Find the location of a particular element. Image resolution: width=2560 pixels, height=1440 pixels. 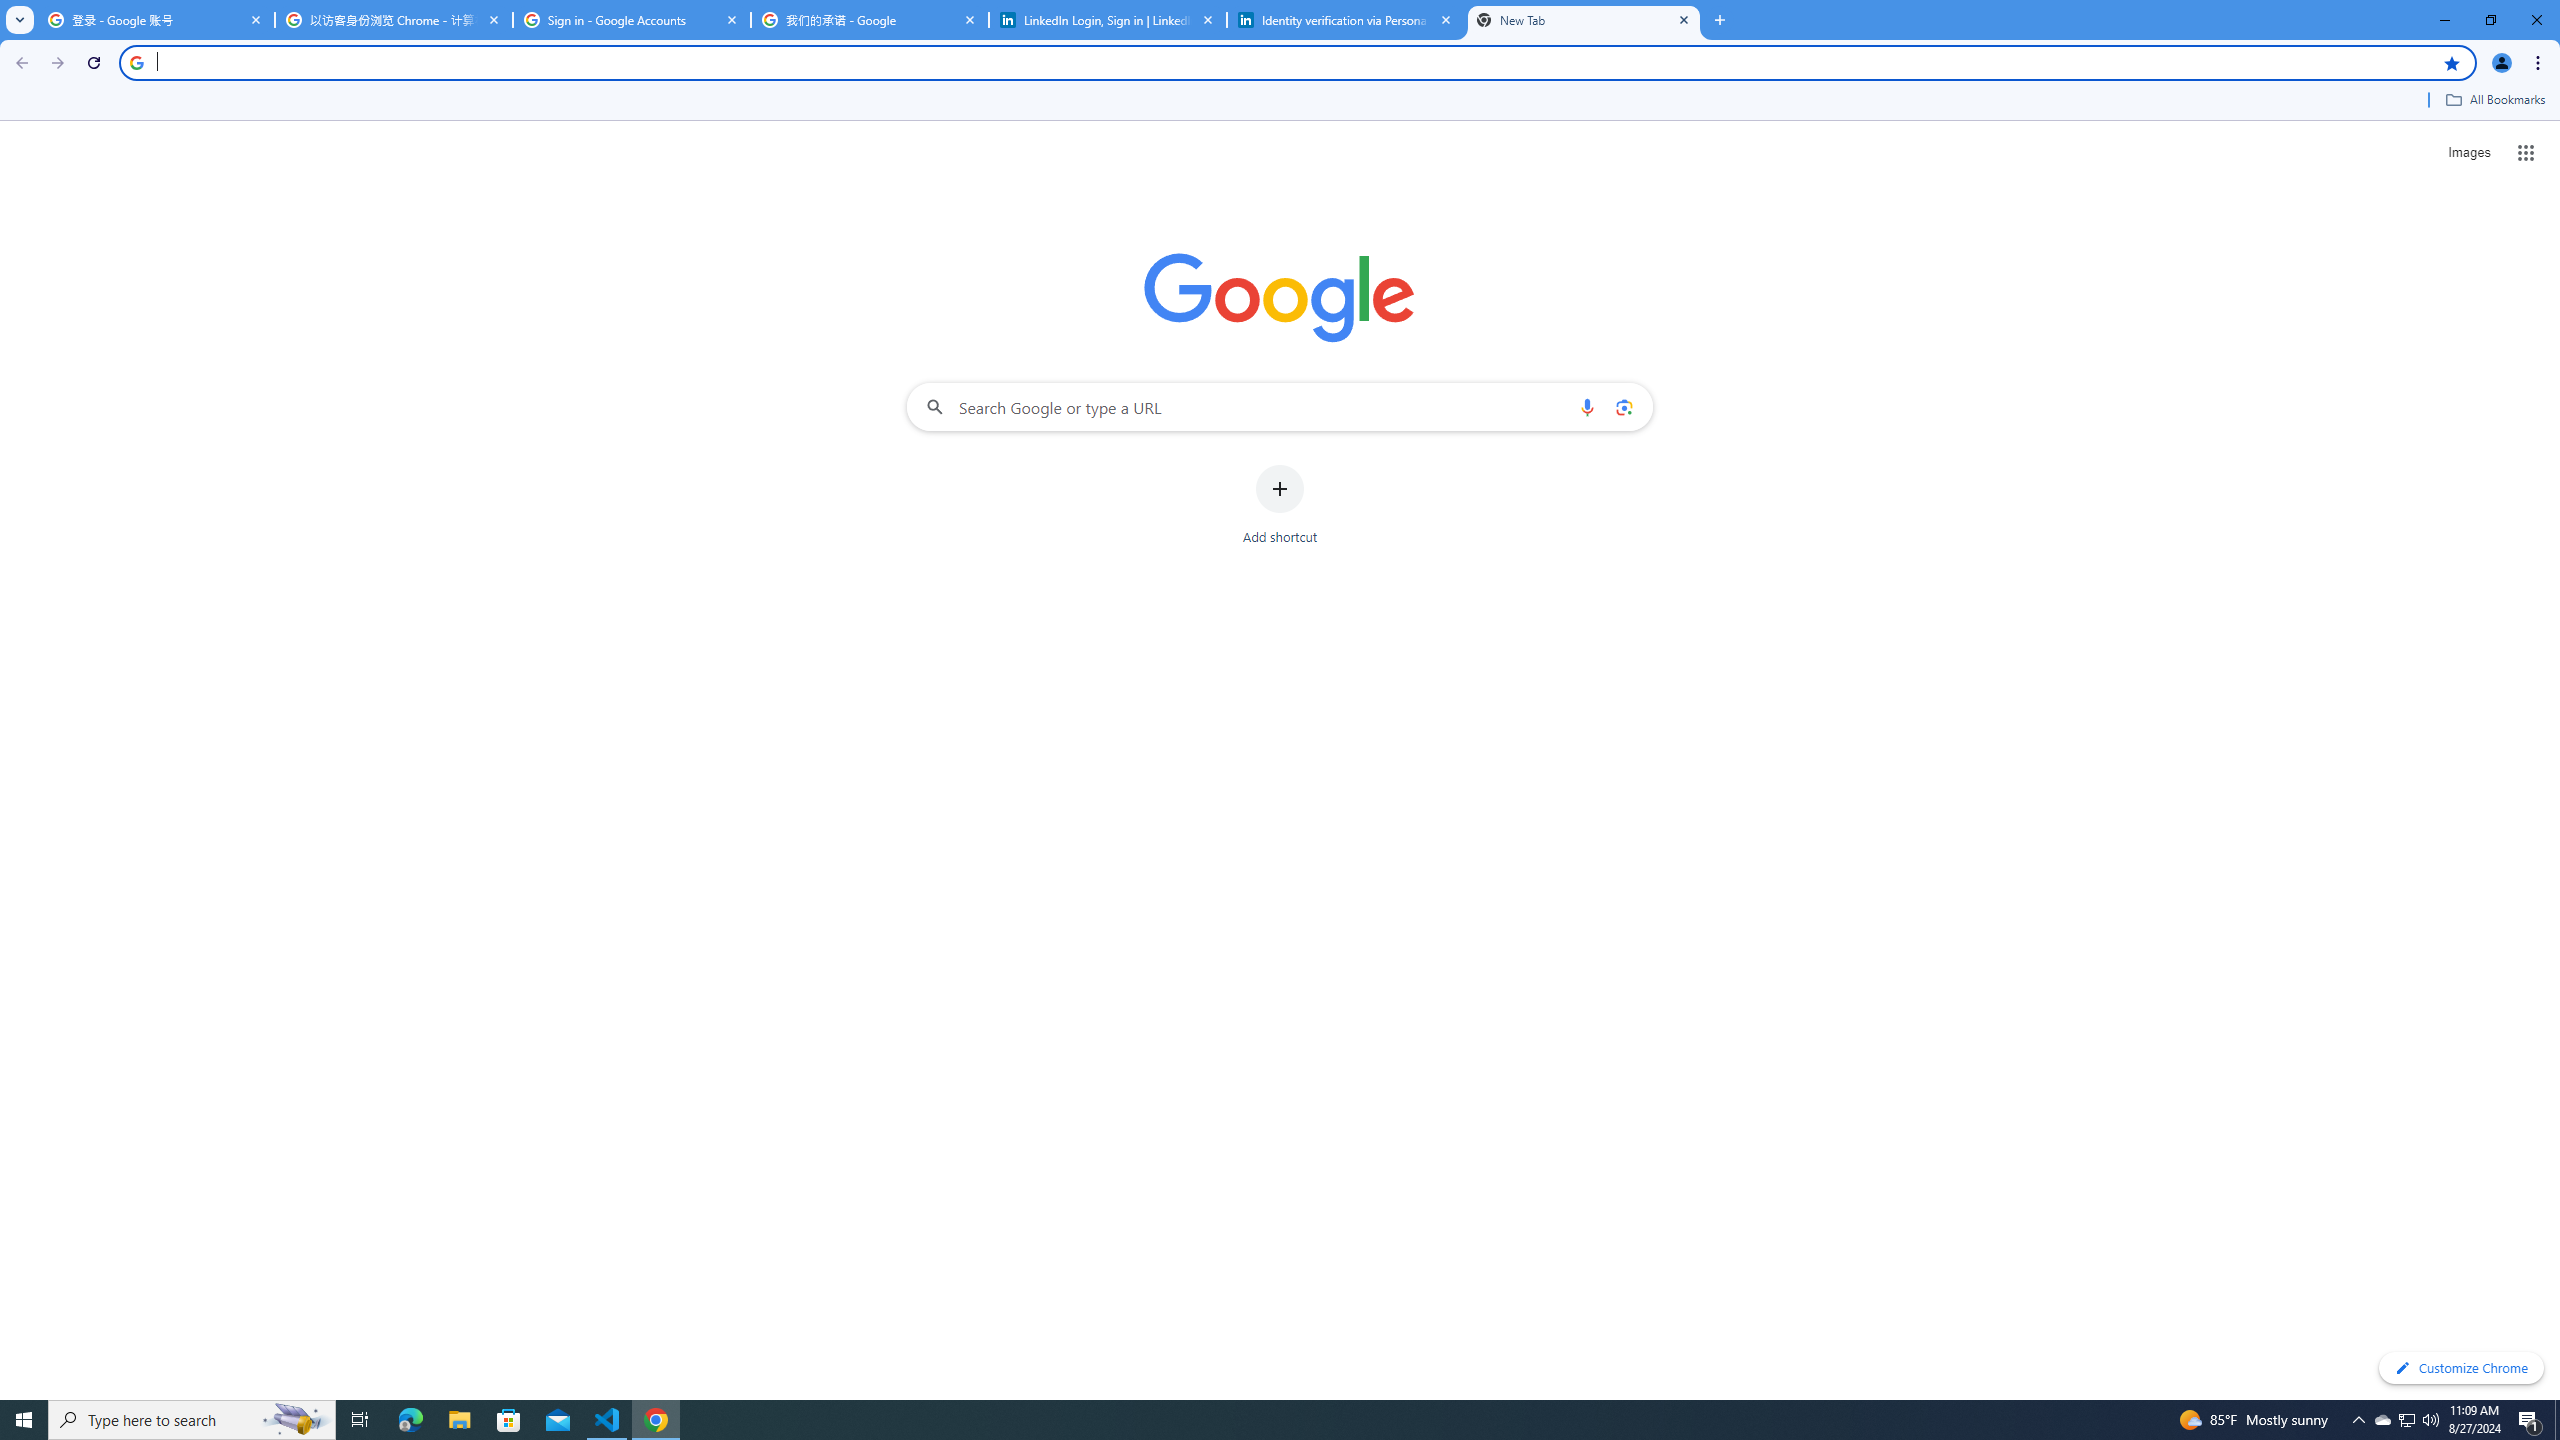

'Minimize' is located at coordinates (2443, 19).